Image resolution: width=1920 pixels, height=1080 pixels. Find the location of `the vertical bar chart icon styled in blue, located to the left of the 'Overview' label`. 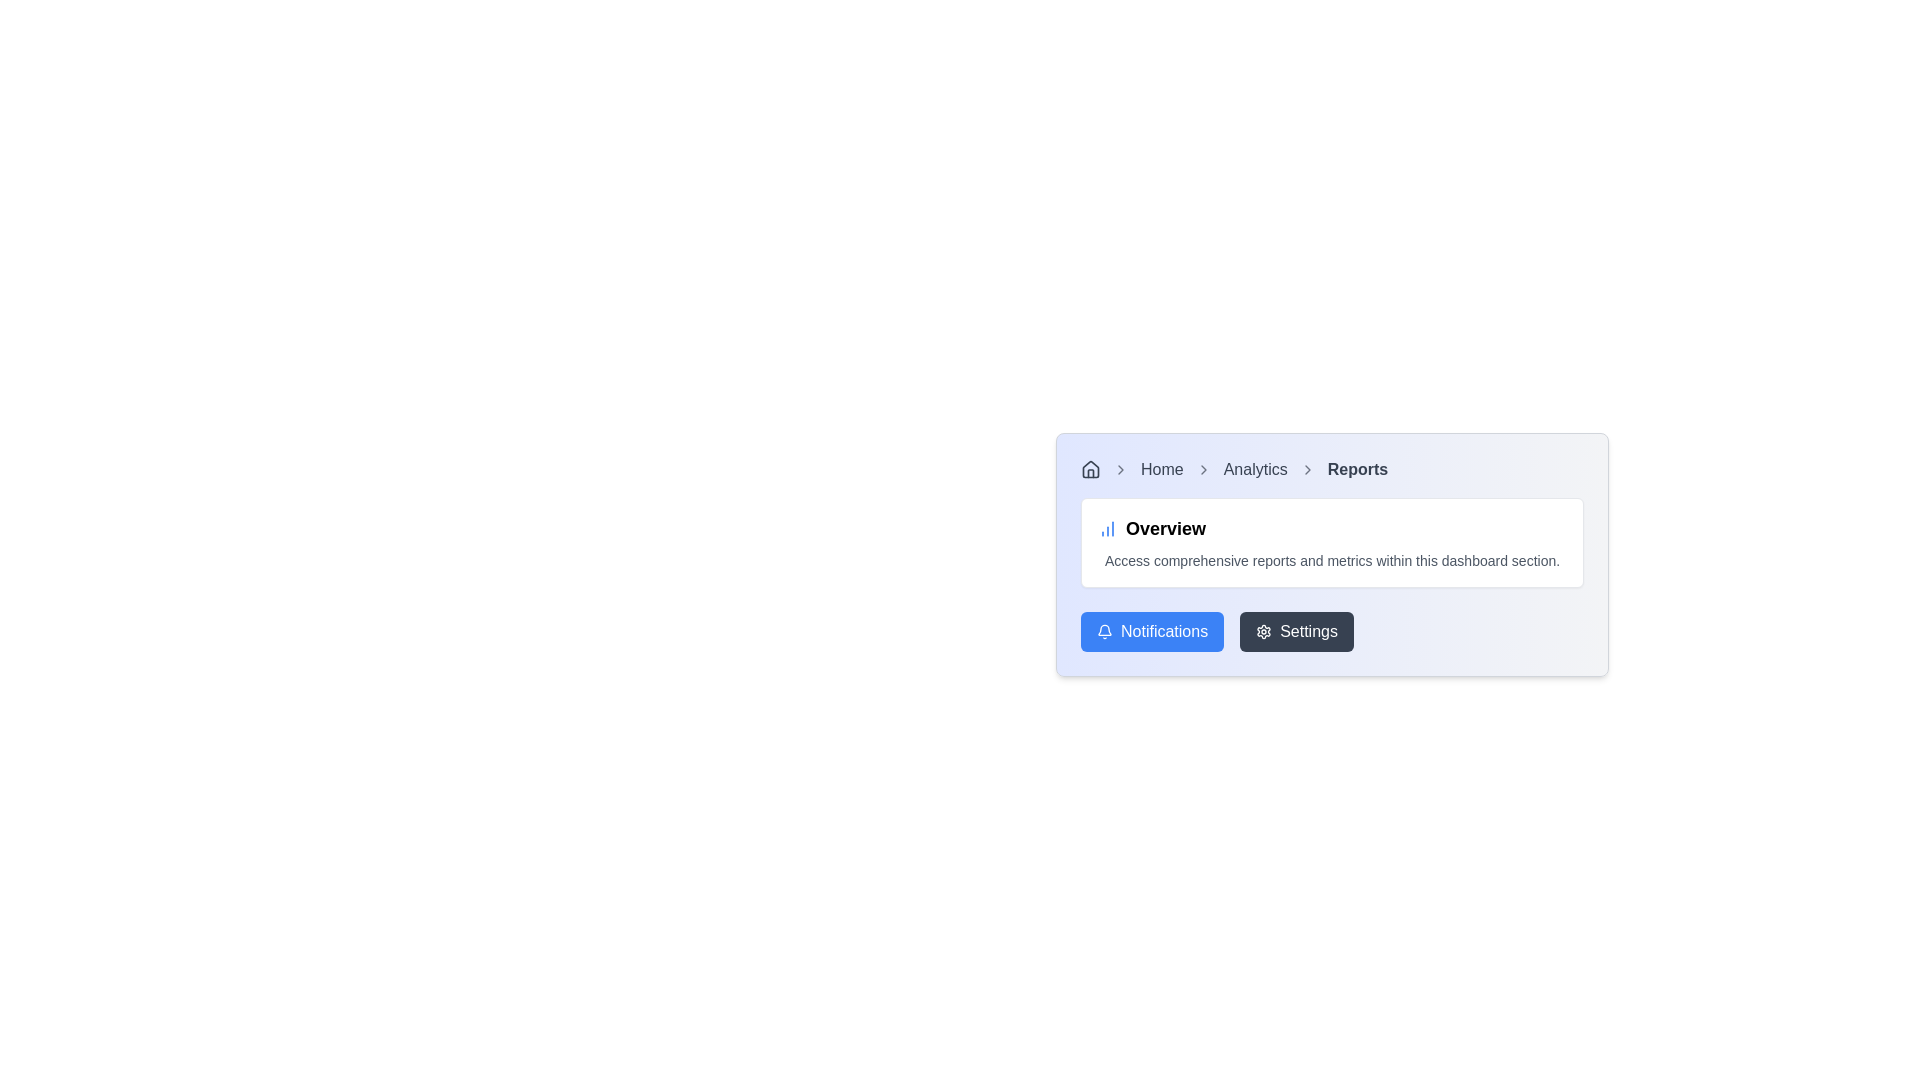

the vertical bar chart icon styled in blue, located to the left of the 'Overview' label is located at coordinates (1107, 527).